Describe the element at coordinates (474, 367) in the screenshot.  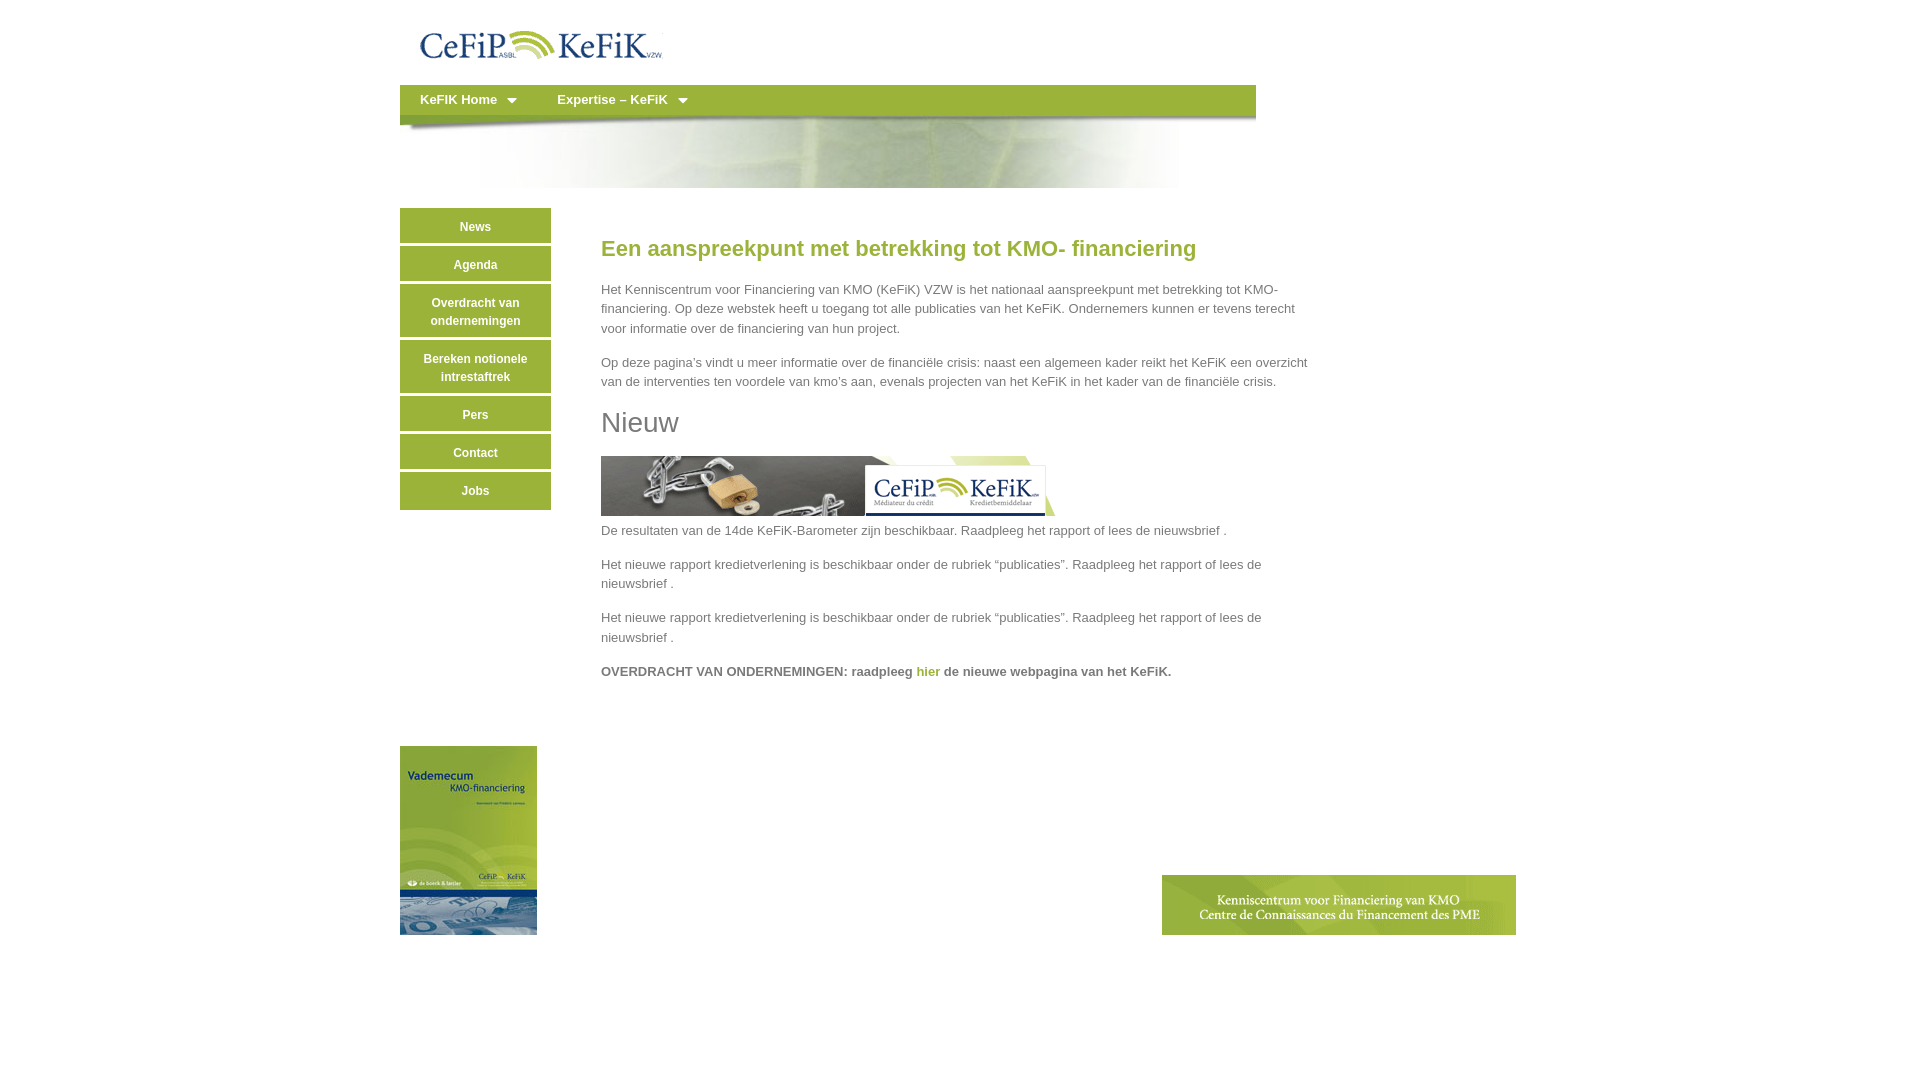
I see `'Bereken notionele intrestaftrek'` at that location.